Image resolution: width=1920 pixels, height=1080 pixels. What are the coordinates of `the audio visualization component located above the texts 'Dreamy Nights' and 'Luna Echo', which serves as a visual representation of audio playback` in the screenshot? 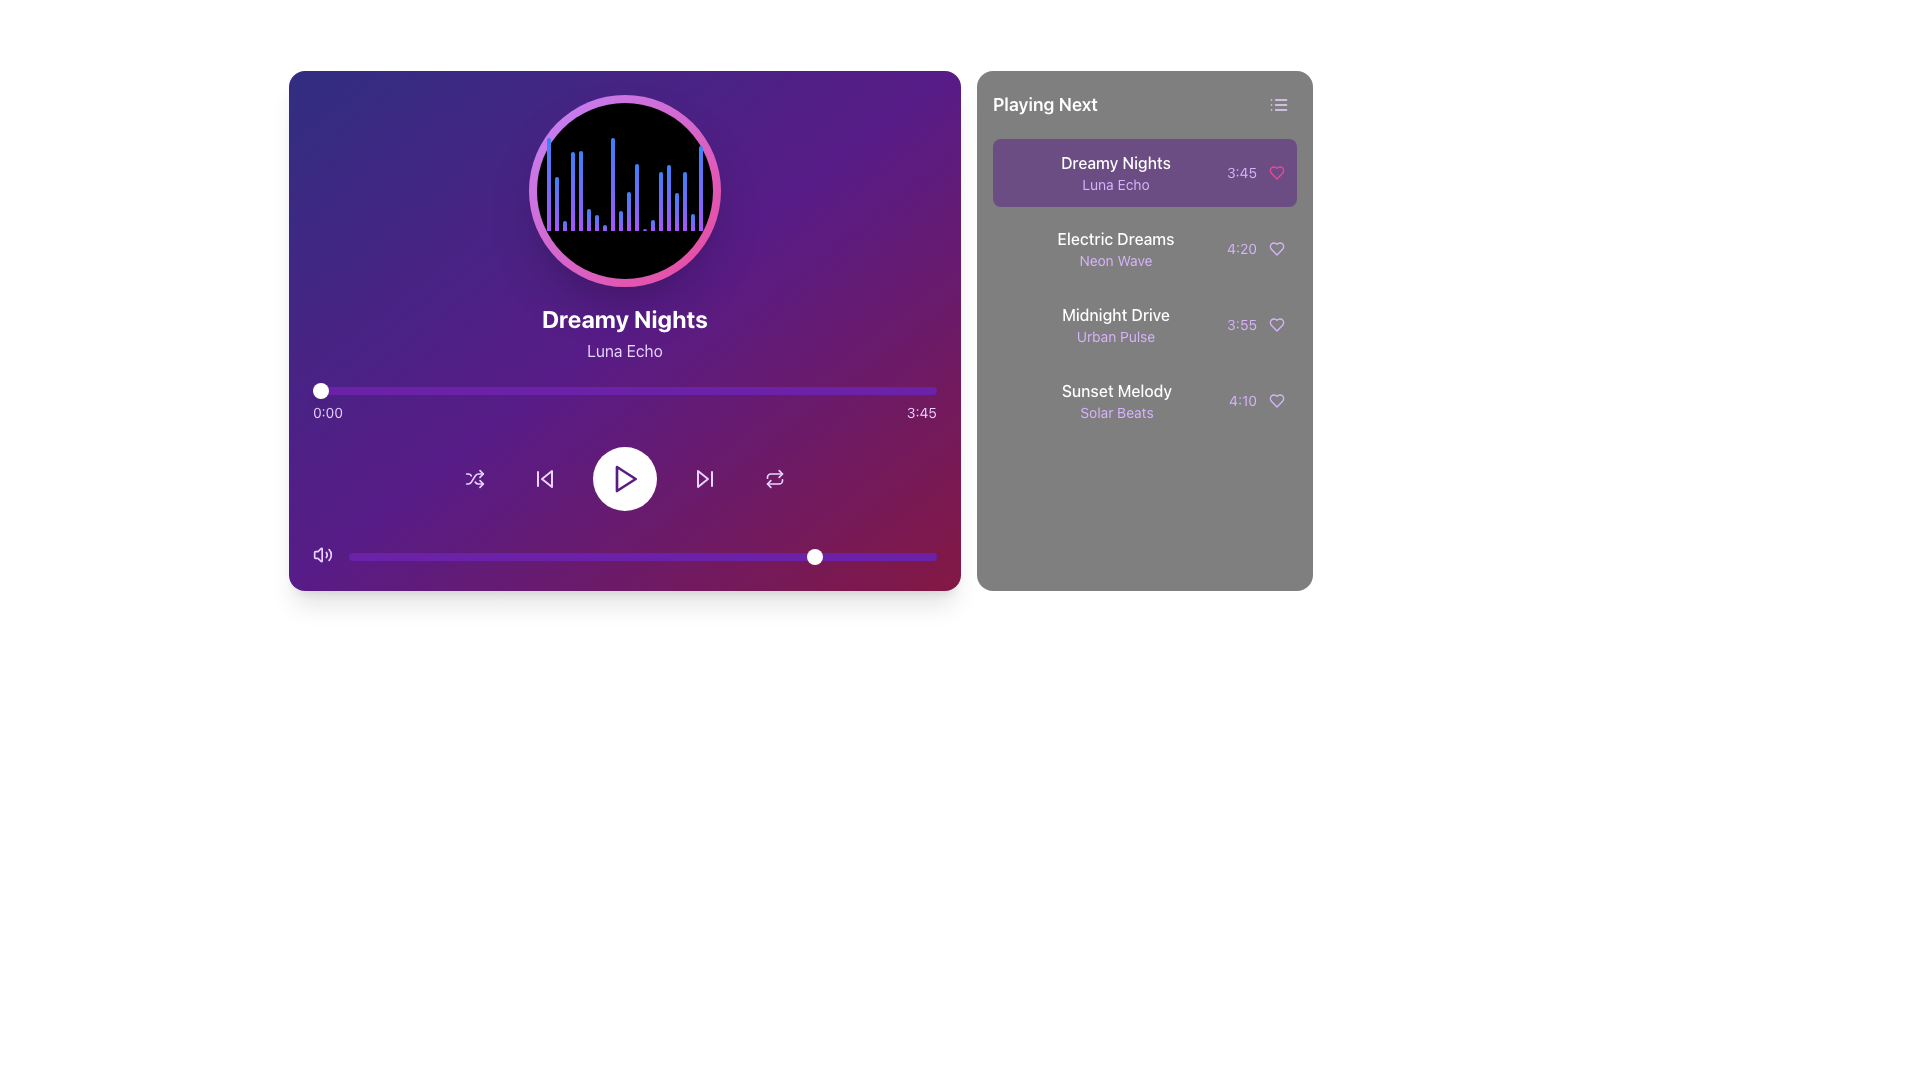 It's located at (623, 191).